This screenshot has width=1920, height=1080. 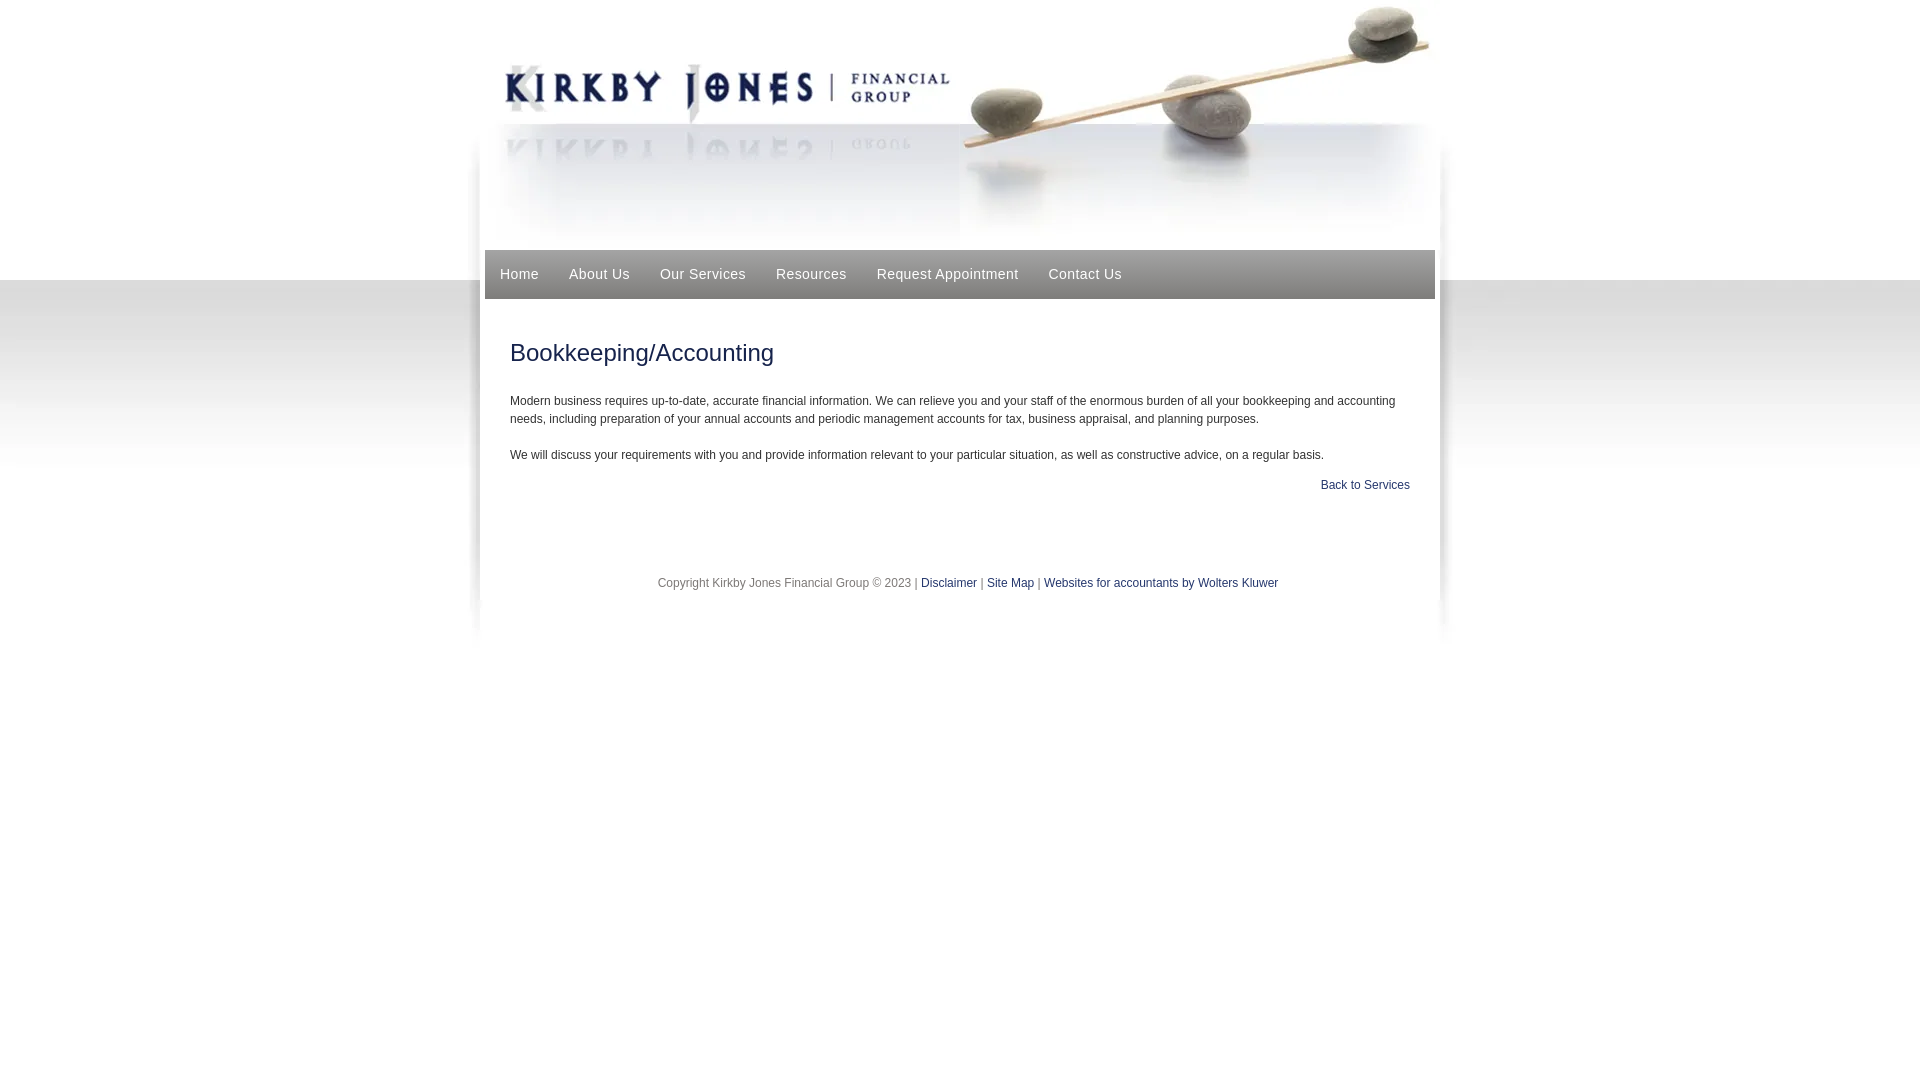 I want to click on 'Site Map', so click(x=1010, y=582).